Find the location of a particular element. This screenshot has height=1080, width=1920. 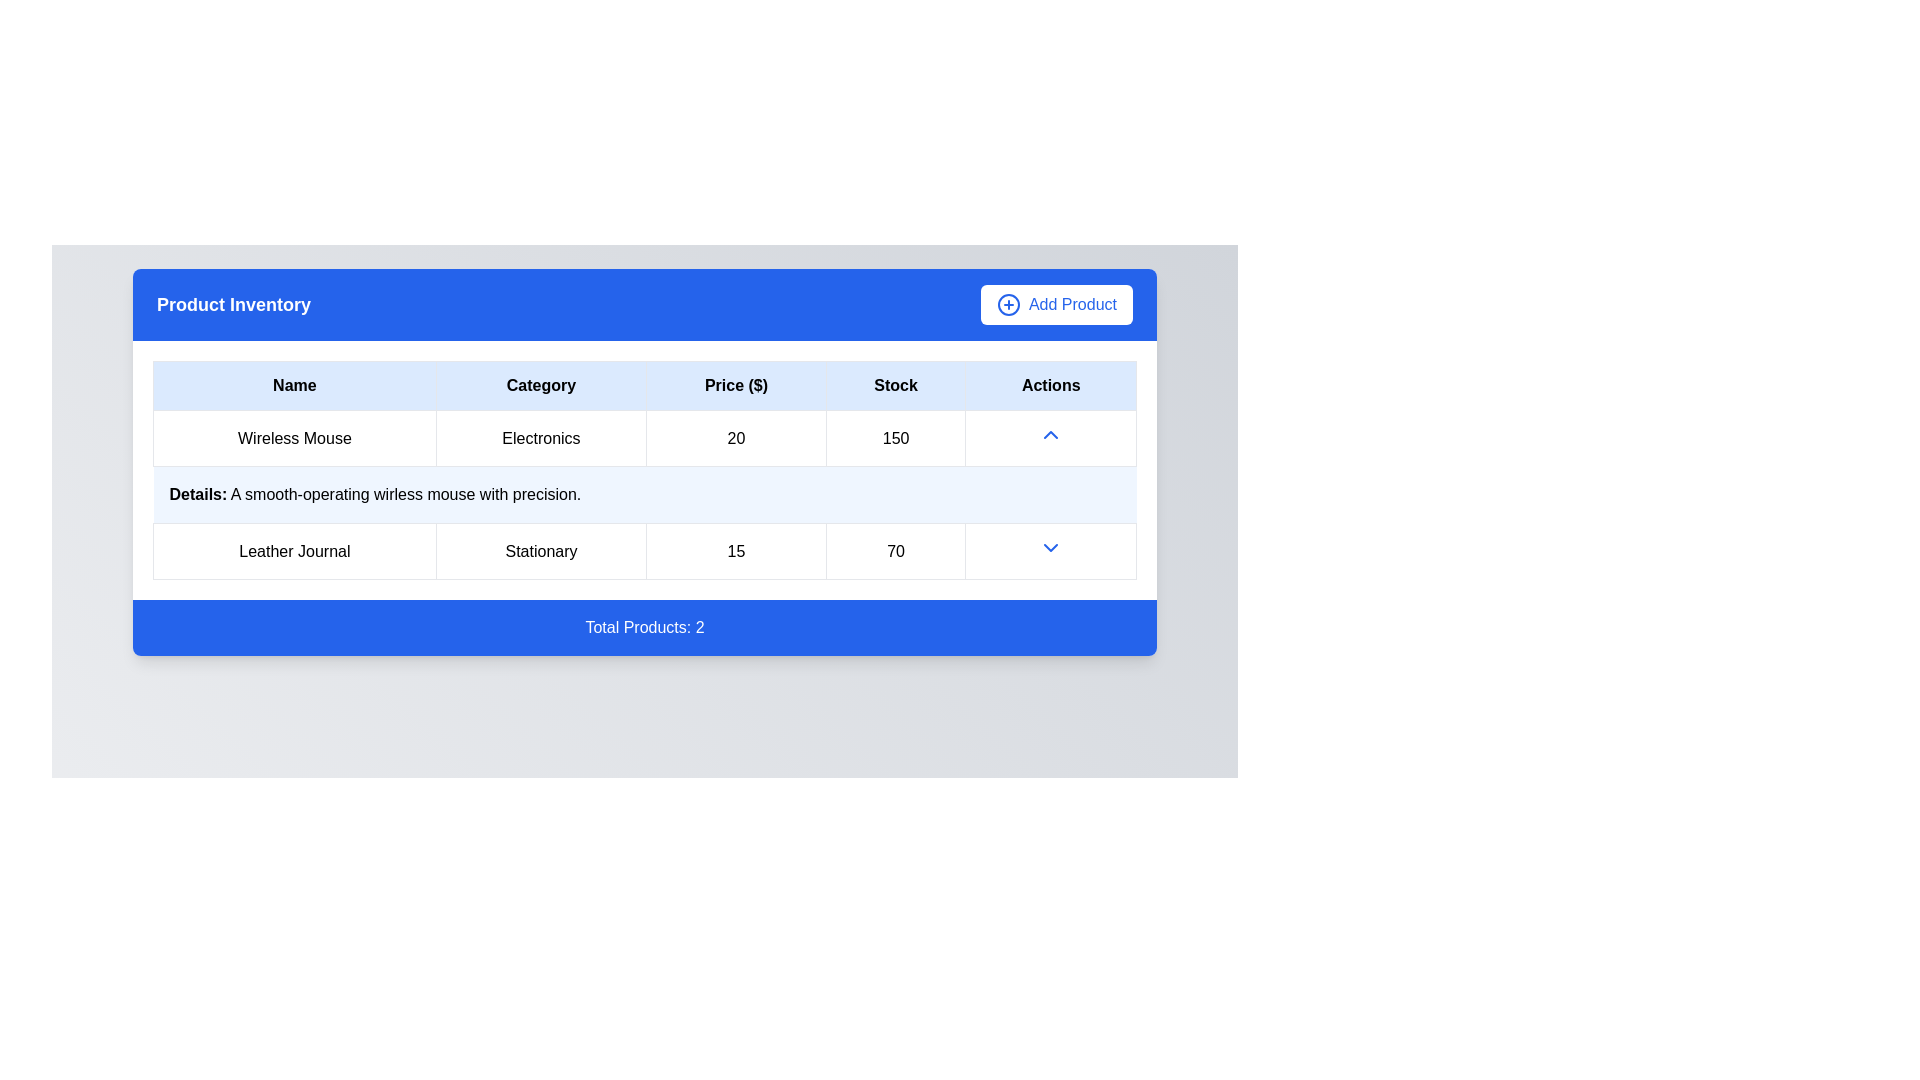

the Text display cell containing the value '150' in the 'Stock' column of the data table is located at coordinates (895, 437).